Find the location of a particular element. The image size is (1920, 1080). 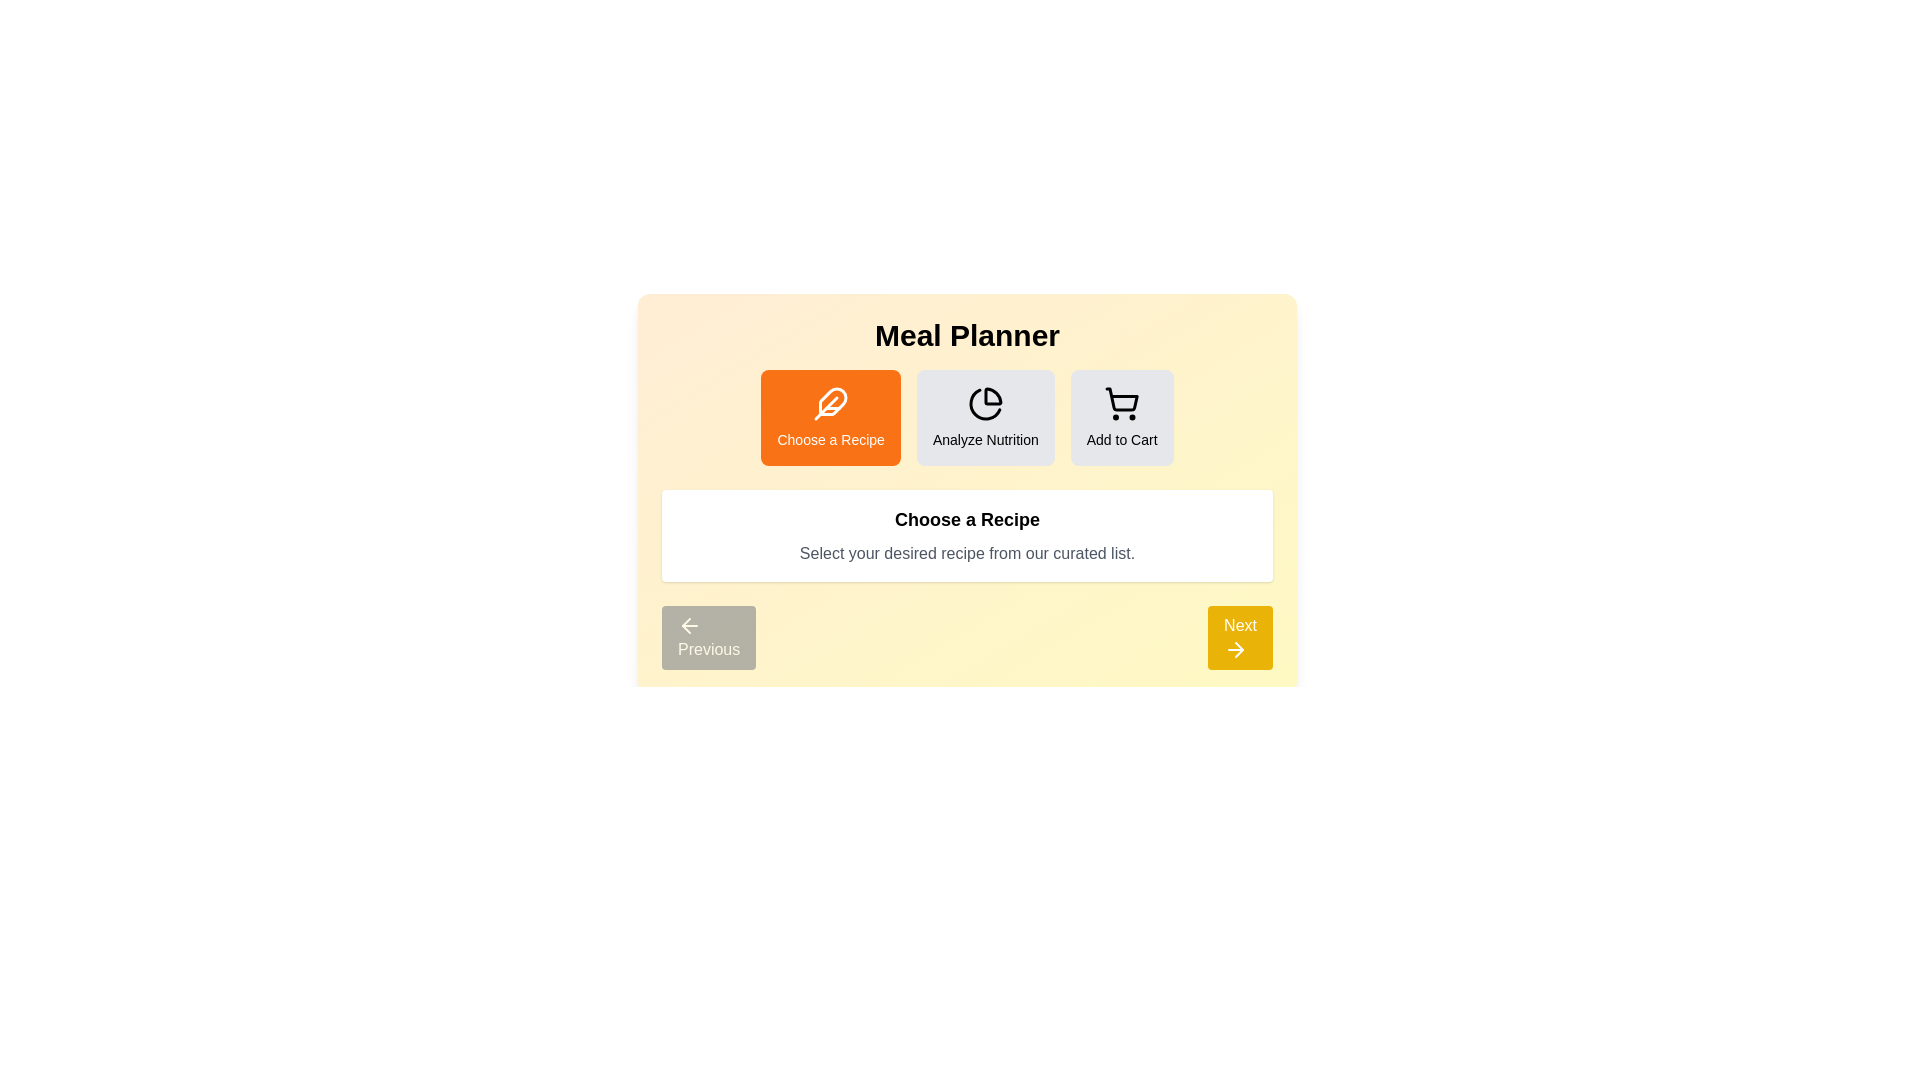

the step indicator corresponding to Choose a Recipe is located at coordinates (830, 416).